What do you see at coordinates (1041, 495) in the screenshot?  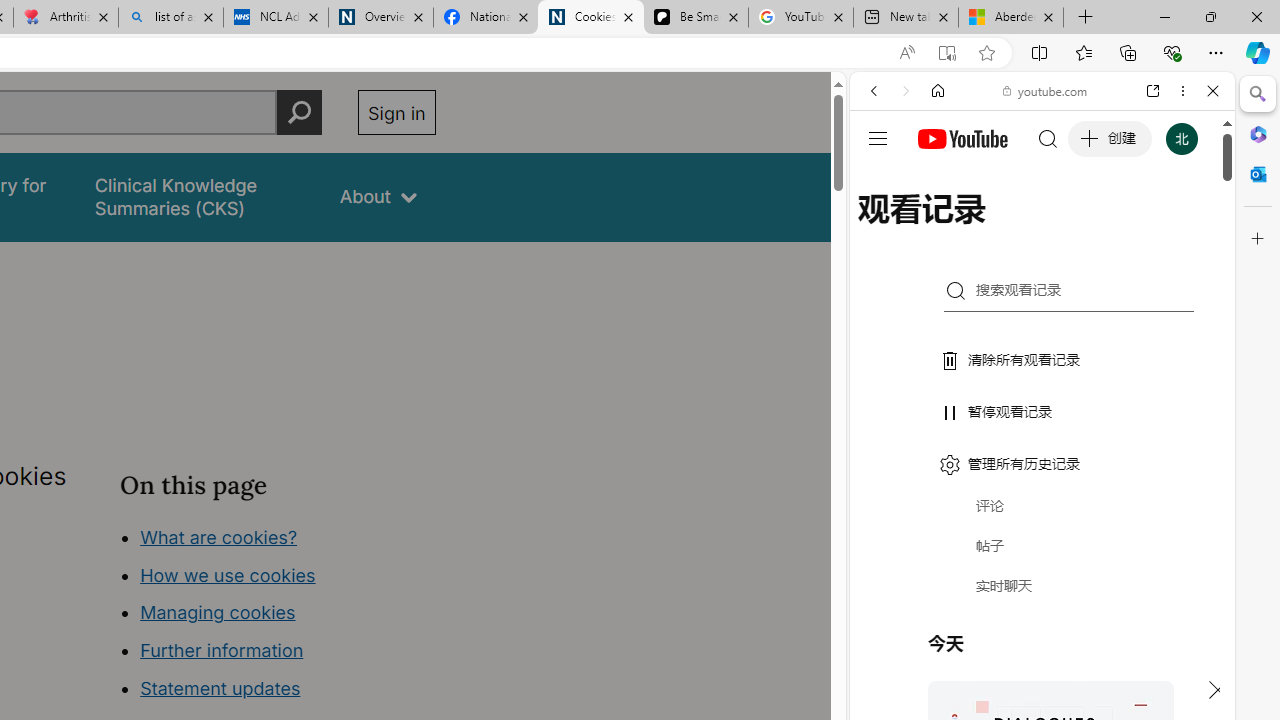 I see `'Google'` at bounding box center [1041, 495].